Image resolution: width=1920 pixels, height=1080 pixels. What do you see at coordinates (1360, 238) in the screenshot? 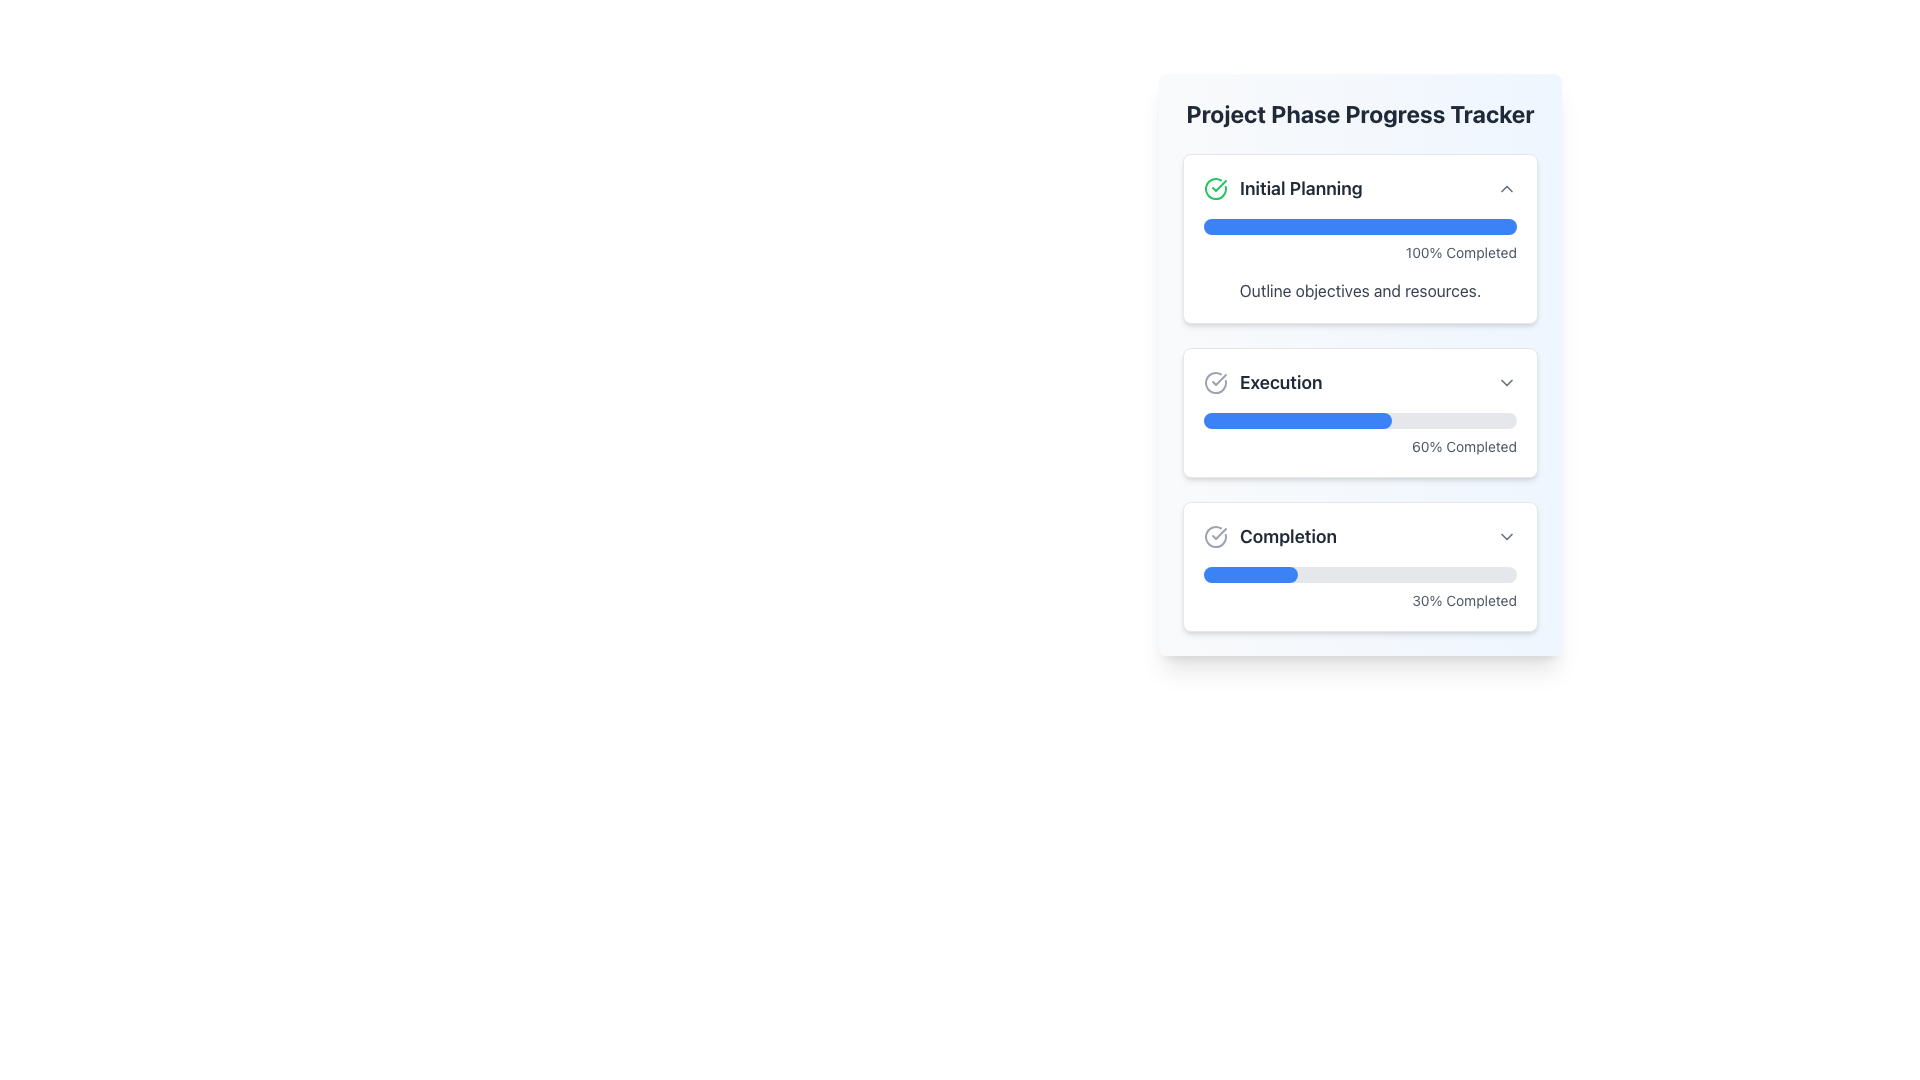
I see `the 'Initial Planning' Informative Panel at the top of the list to visualize the progress` at bounding box center [1360, 238].